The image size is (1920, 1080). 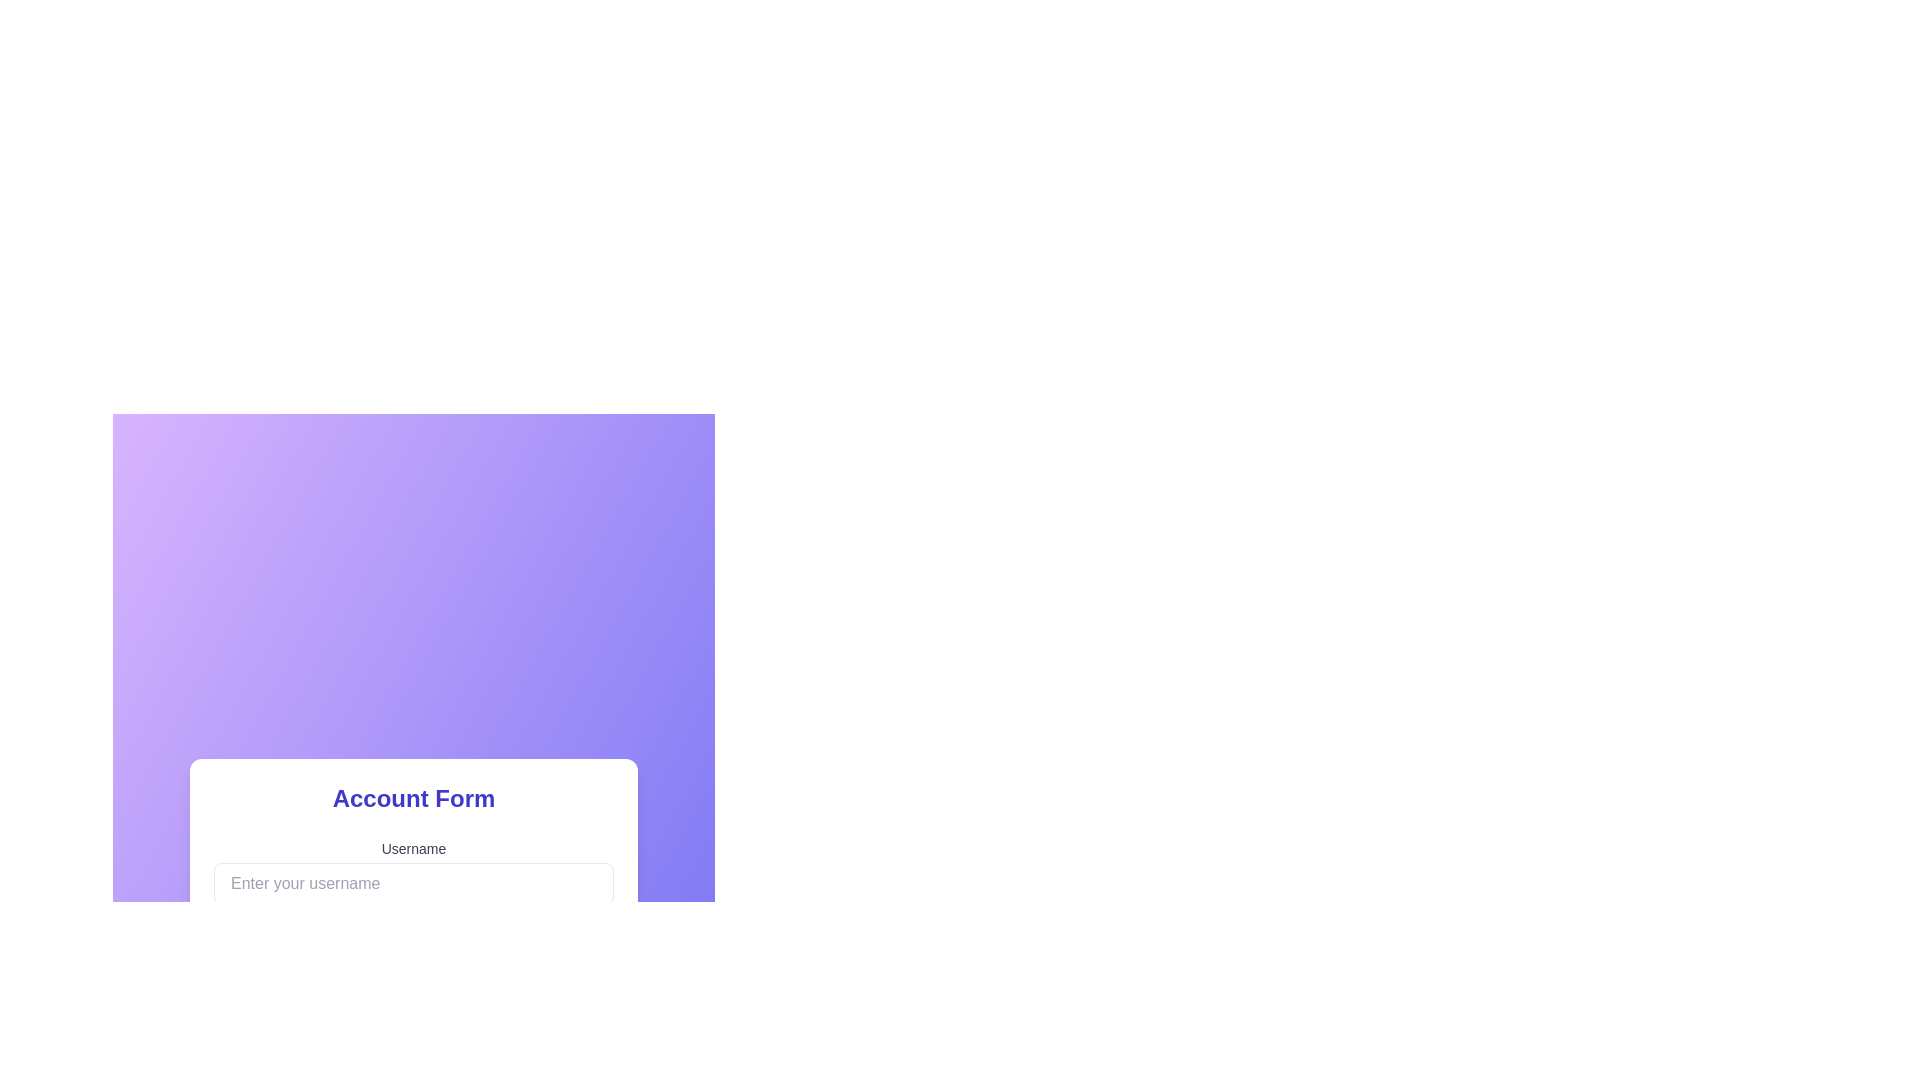 What do you see at coordinates (412, 848) in the screenshot?
I see `the 'Username' text label which is styled with a smaller font size, medium weight, and gray color, located directly above the input field for entering the username` at bounding box center [412, 848].